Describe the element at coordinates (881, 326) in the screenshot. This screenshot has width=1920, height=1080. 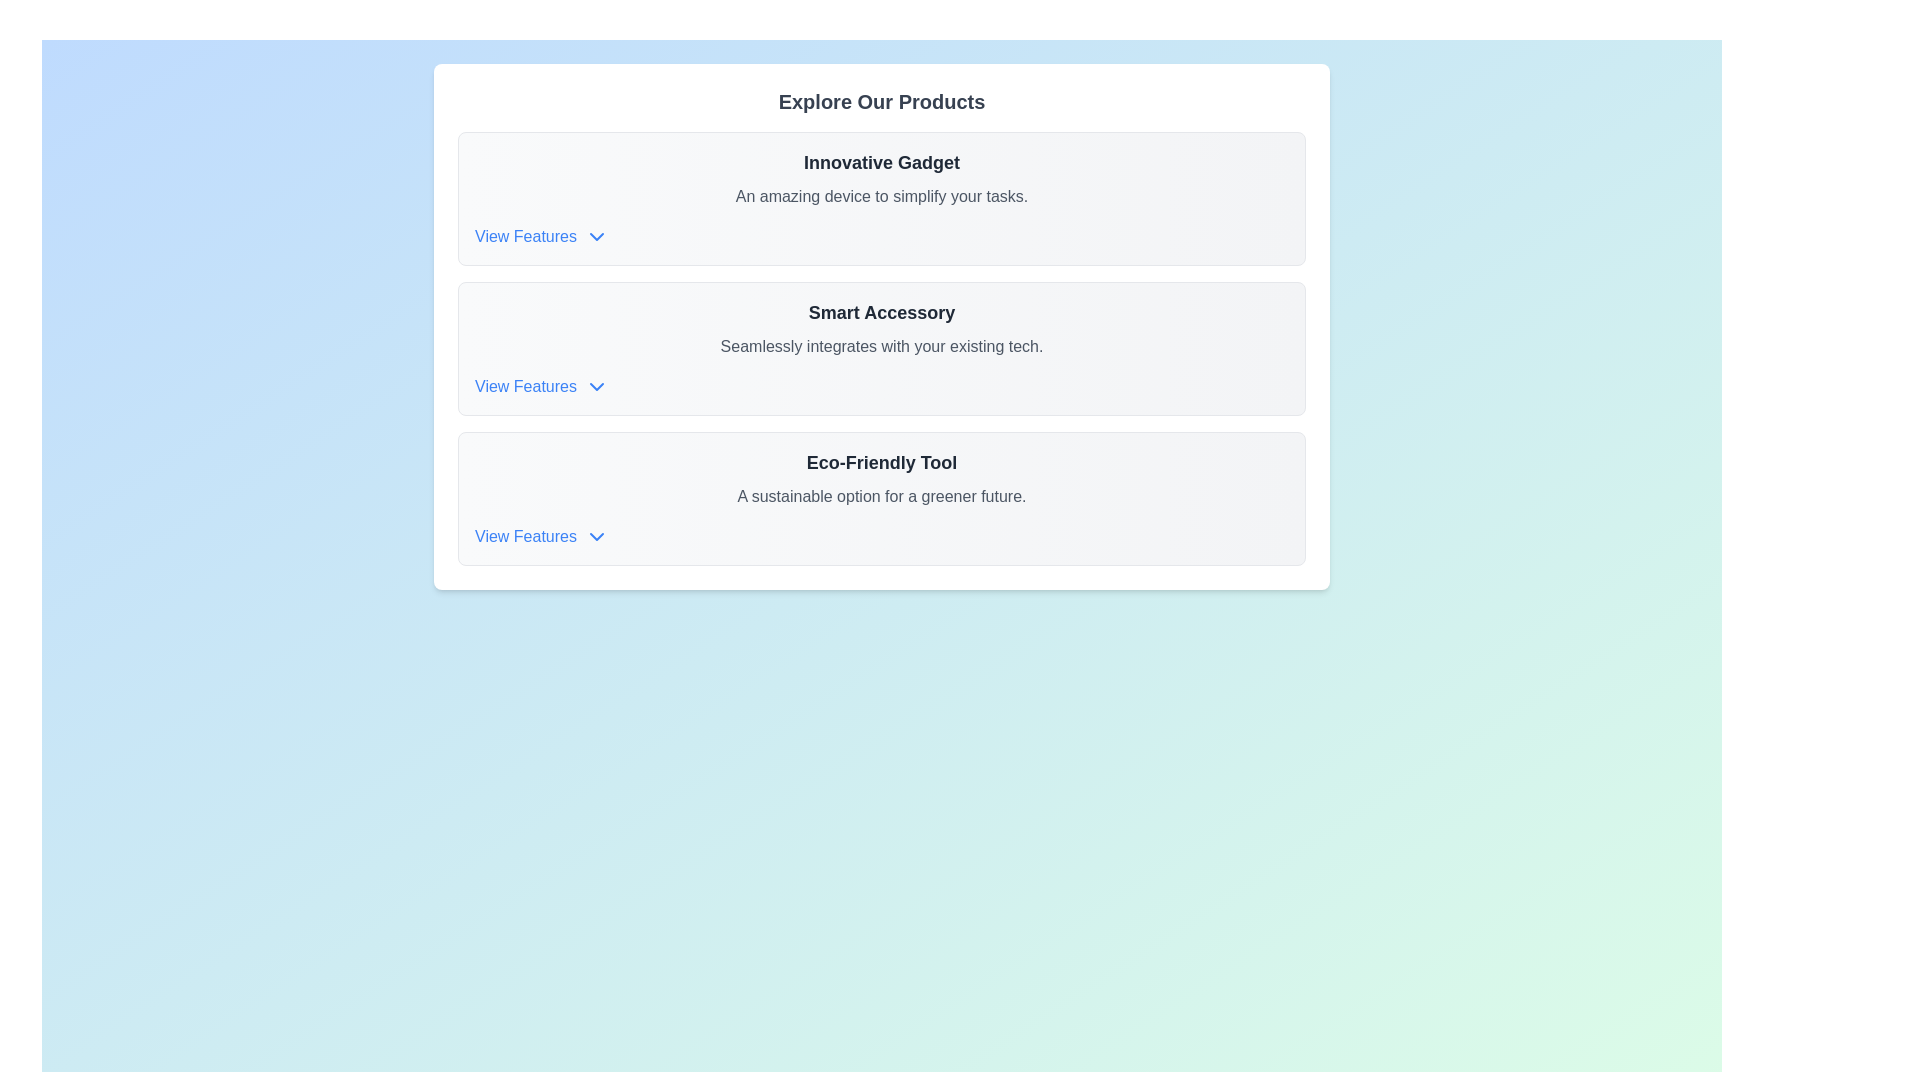
I see `the 'Smart Accessory' section` at that location.